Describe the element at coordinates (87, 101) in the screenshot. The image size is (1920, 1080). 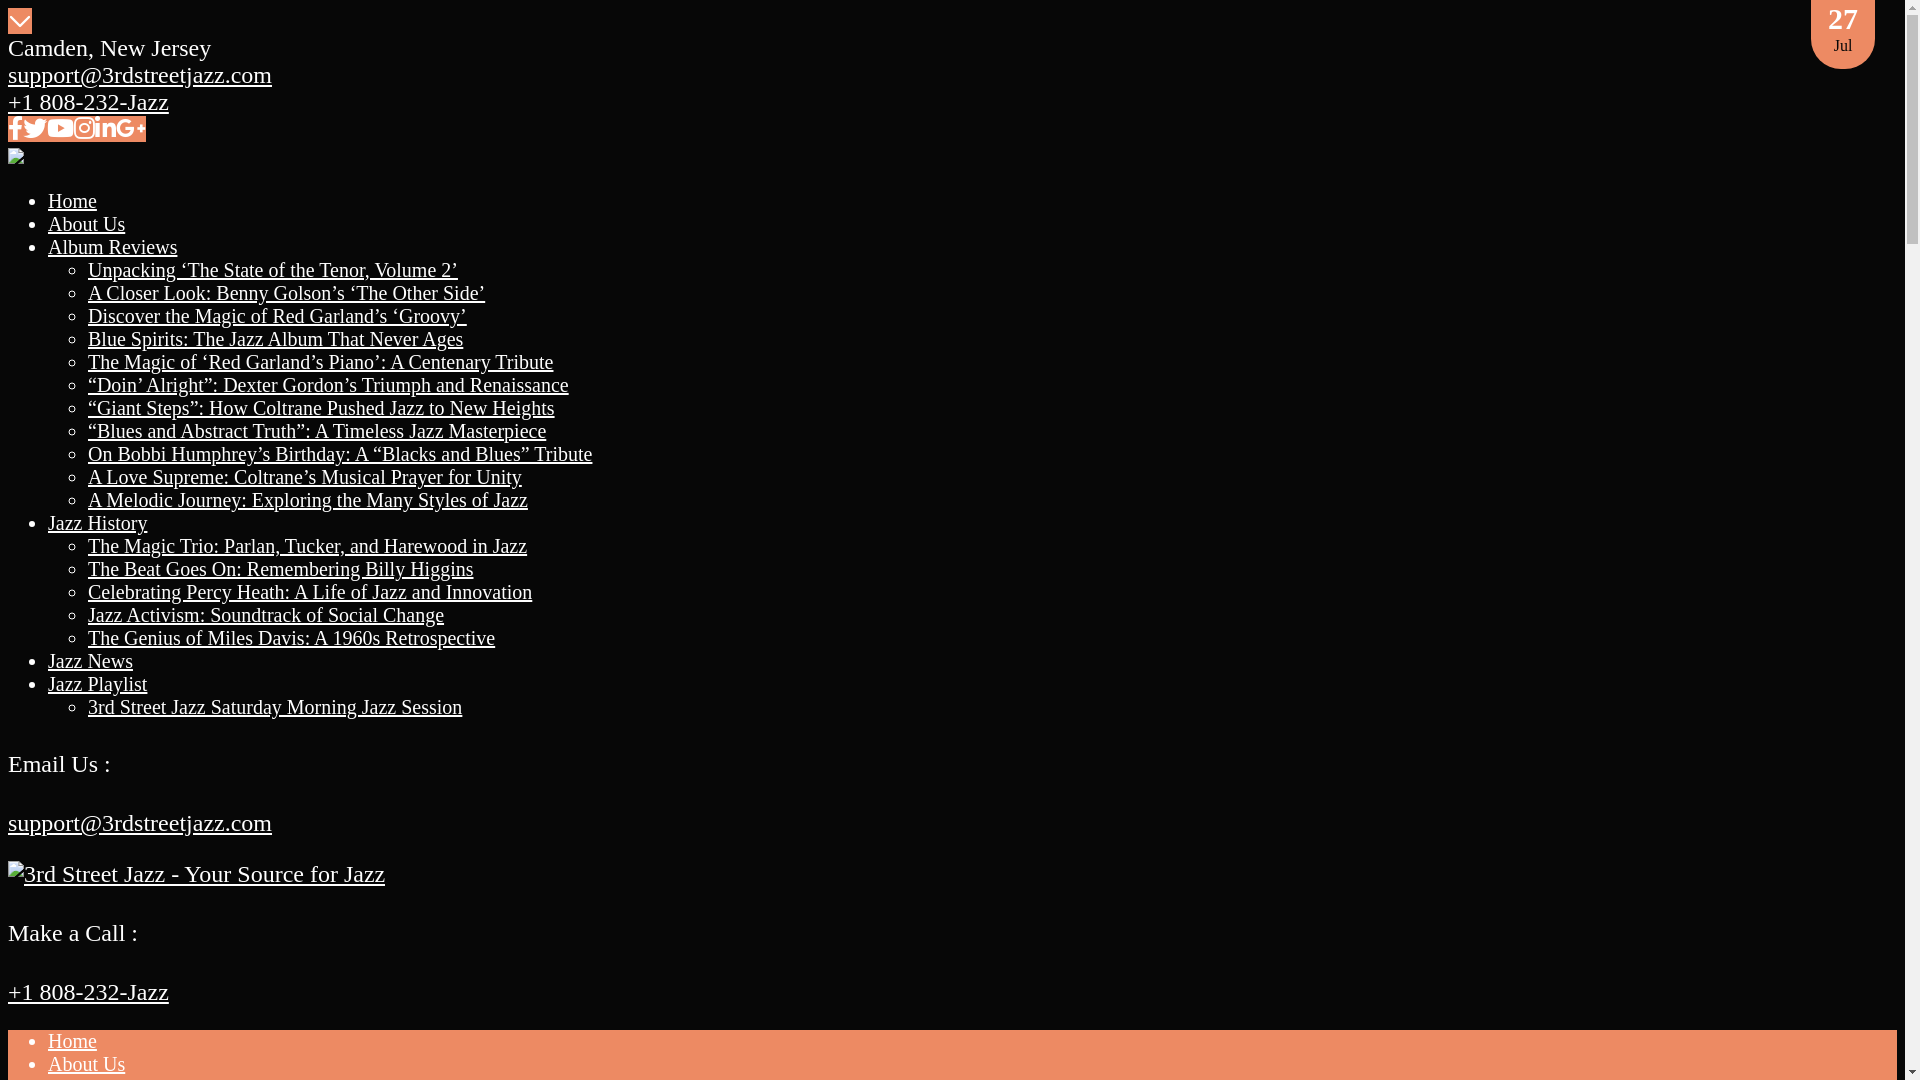
I see `'+1 808-232-Jazz'` at that location.